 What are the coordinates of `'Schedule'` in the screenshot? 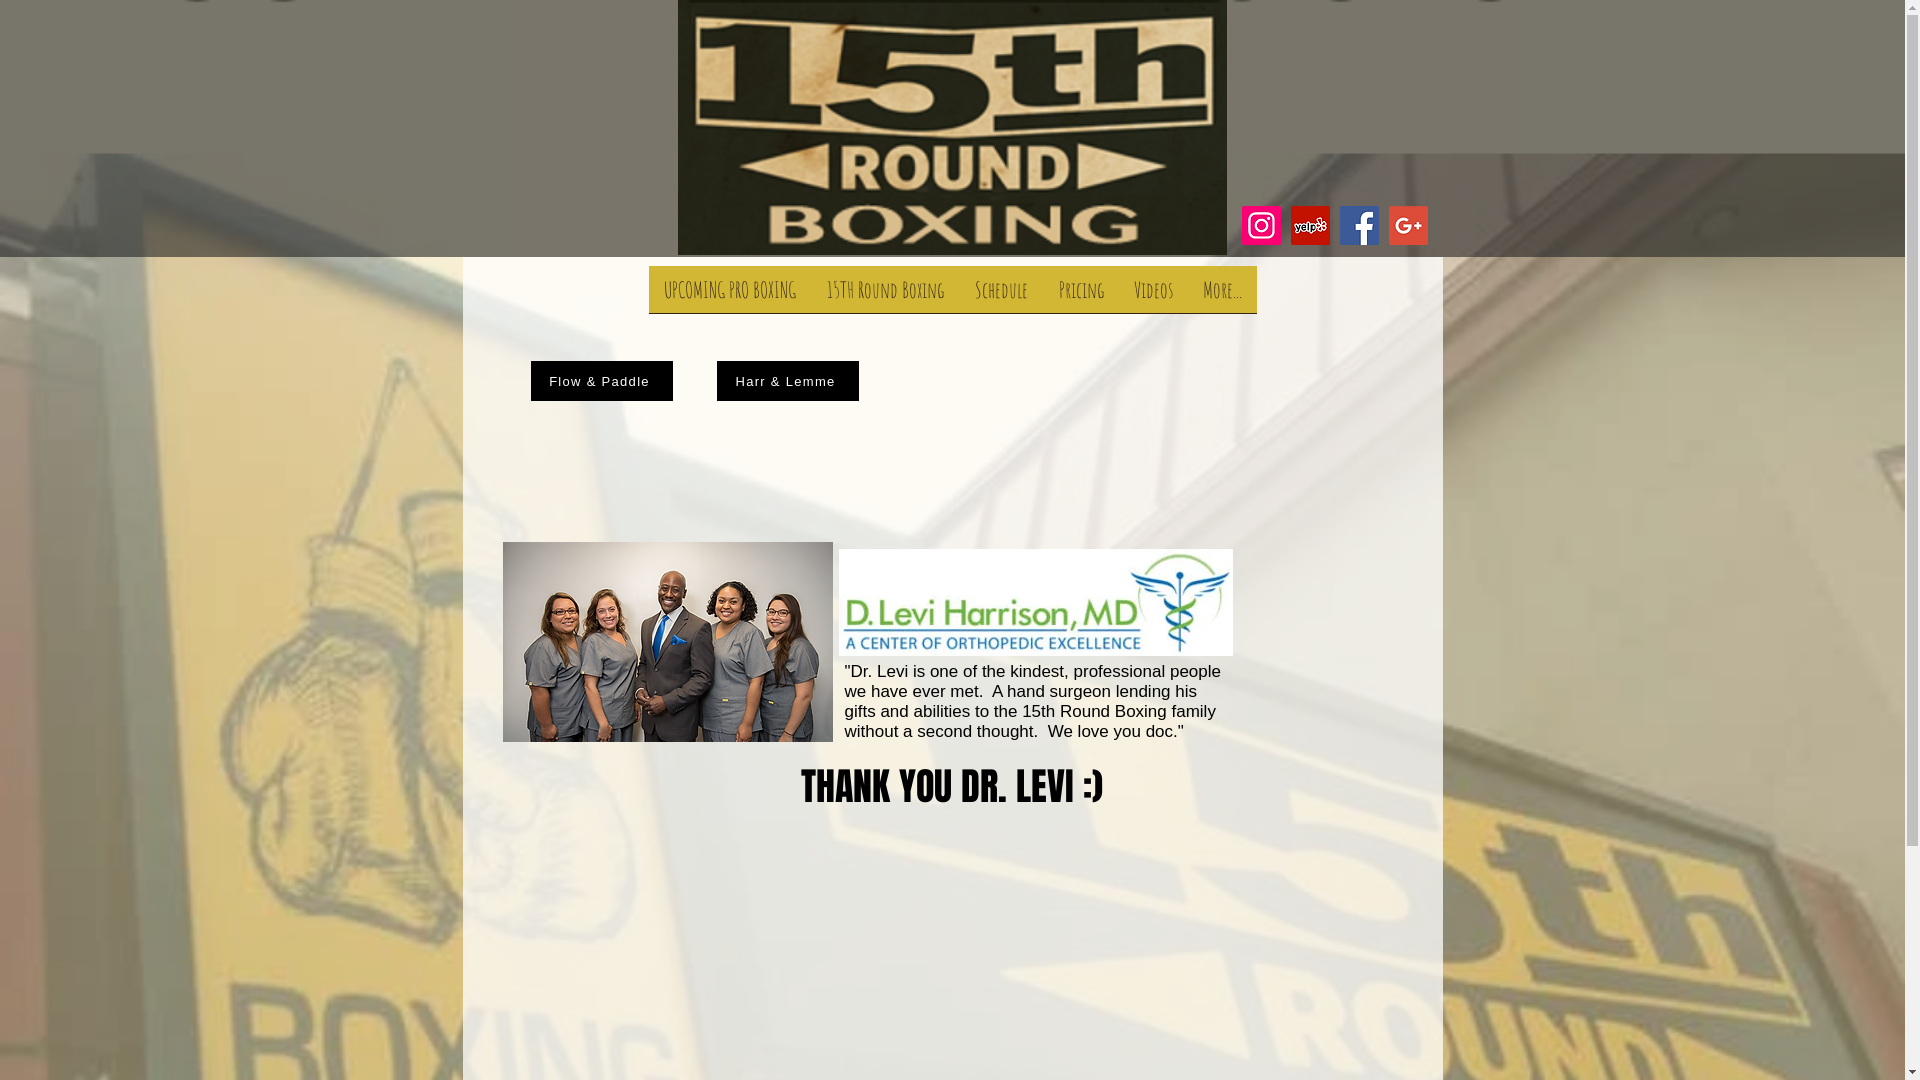 It's located at (1002, 296).